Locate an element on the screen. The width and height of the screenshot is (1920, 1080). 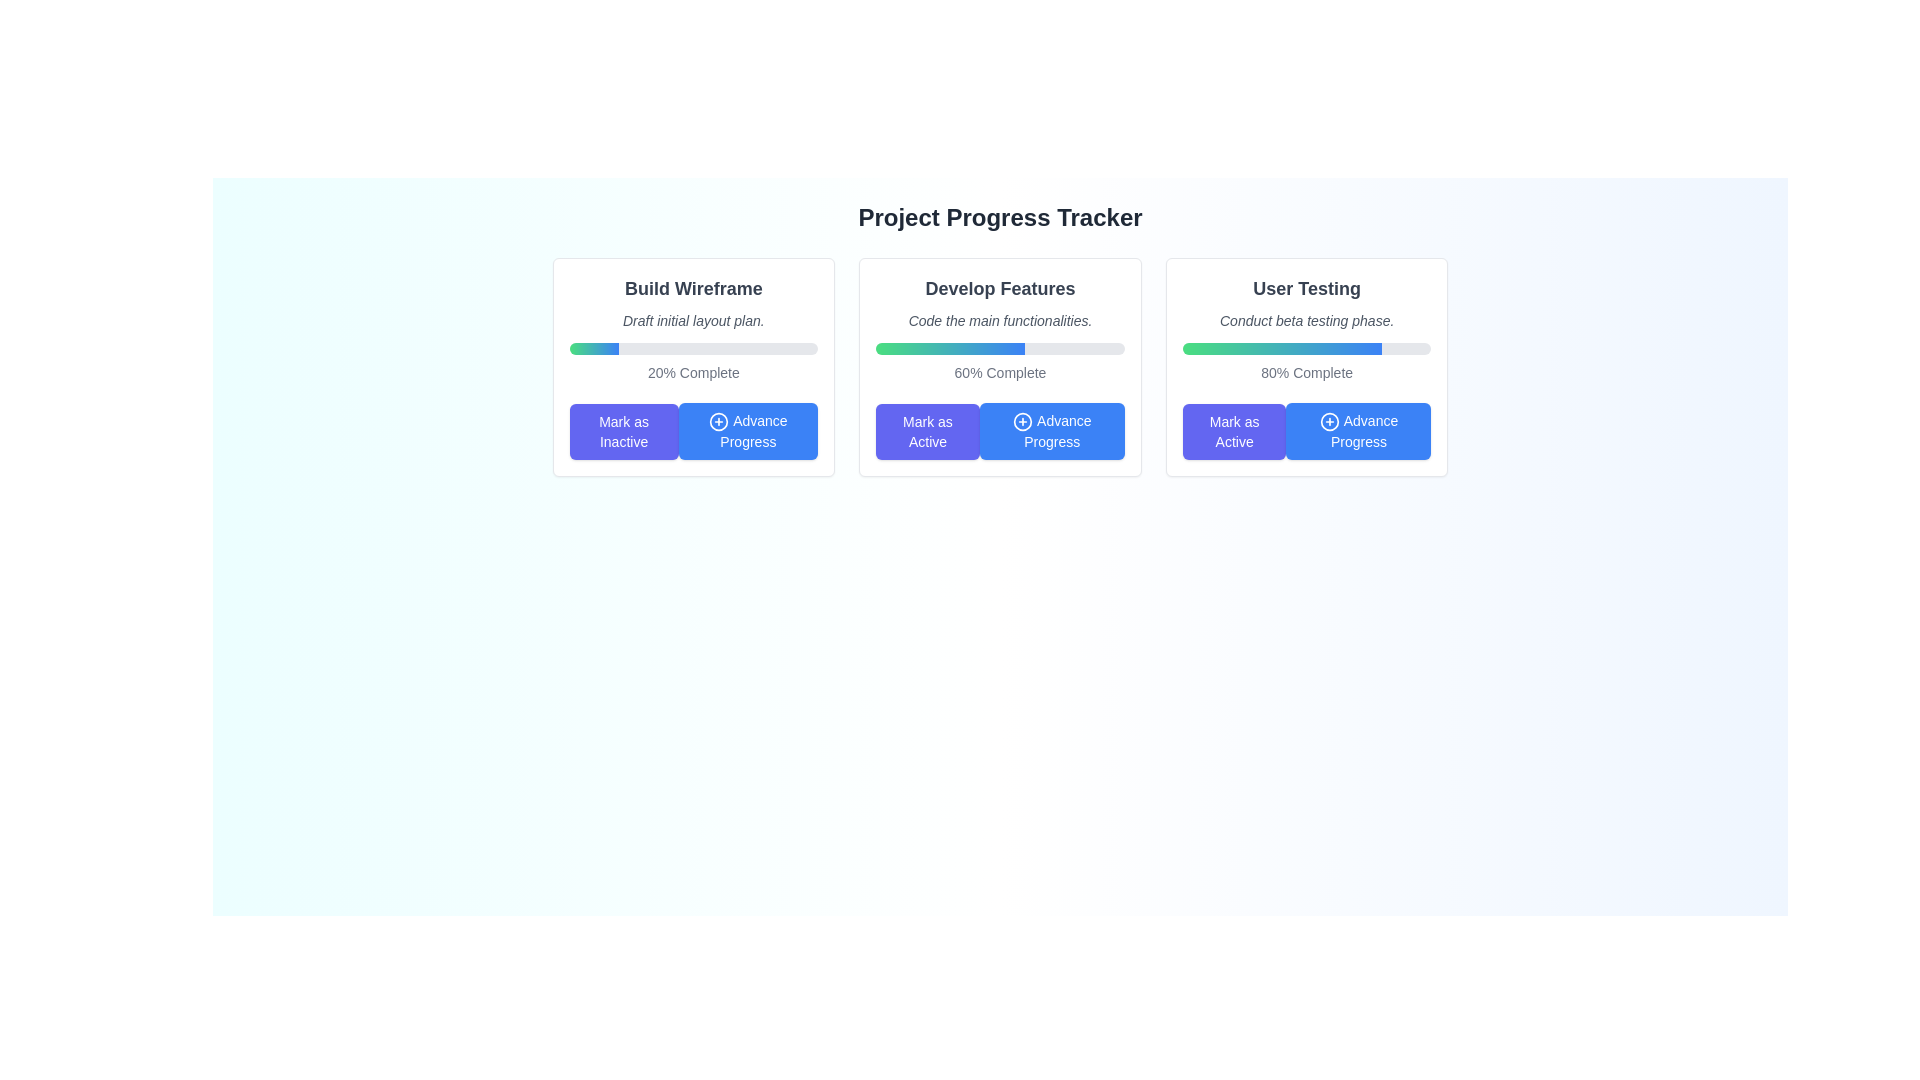
the 'Advance Progress' button with blue background and white text is located at coordinates (1051, 430).